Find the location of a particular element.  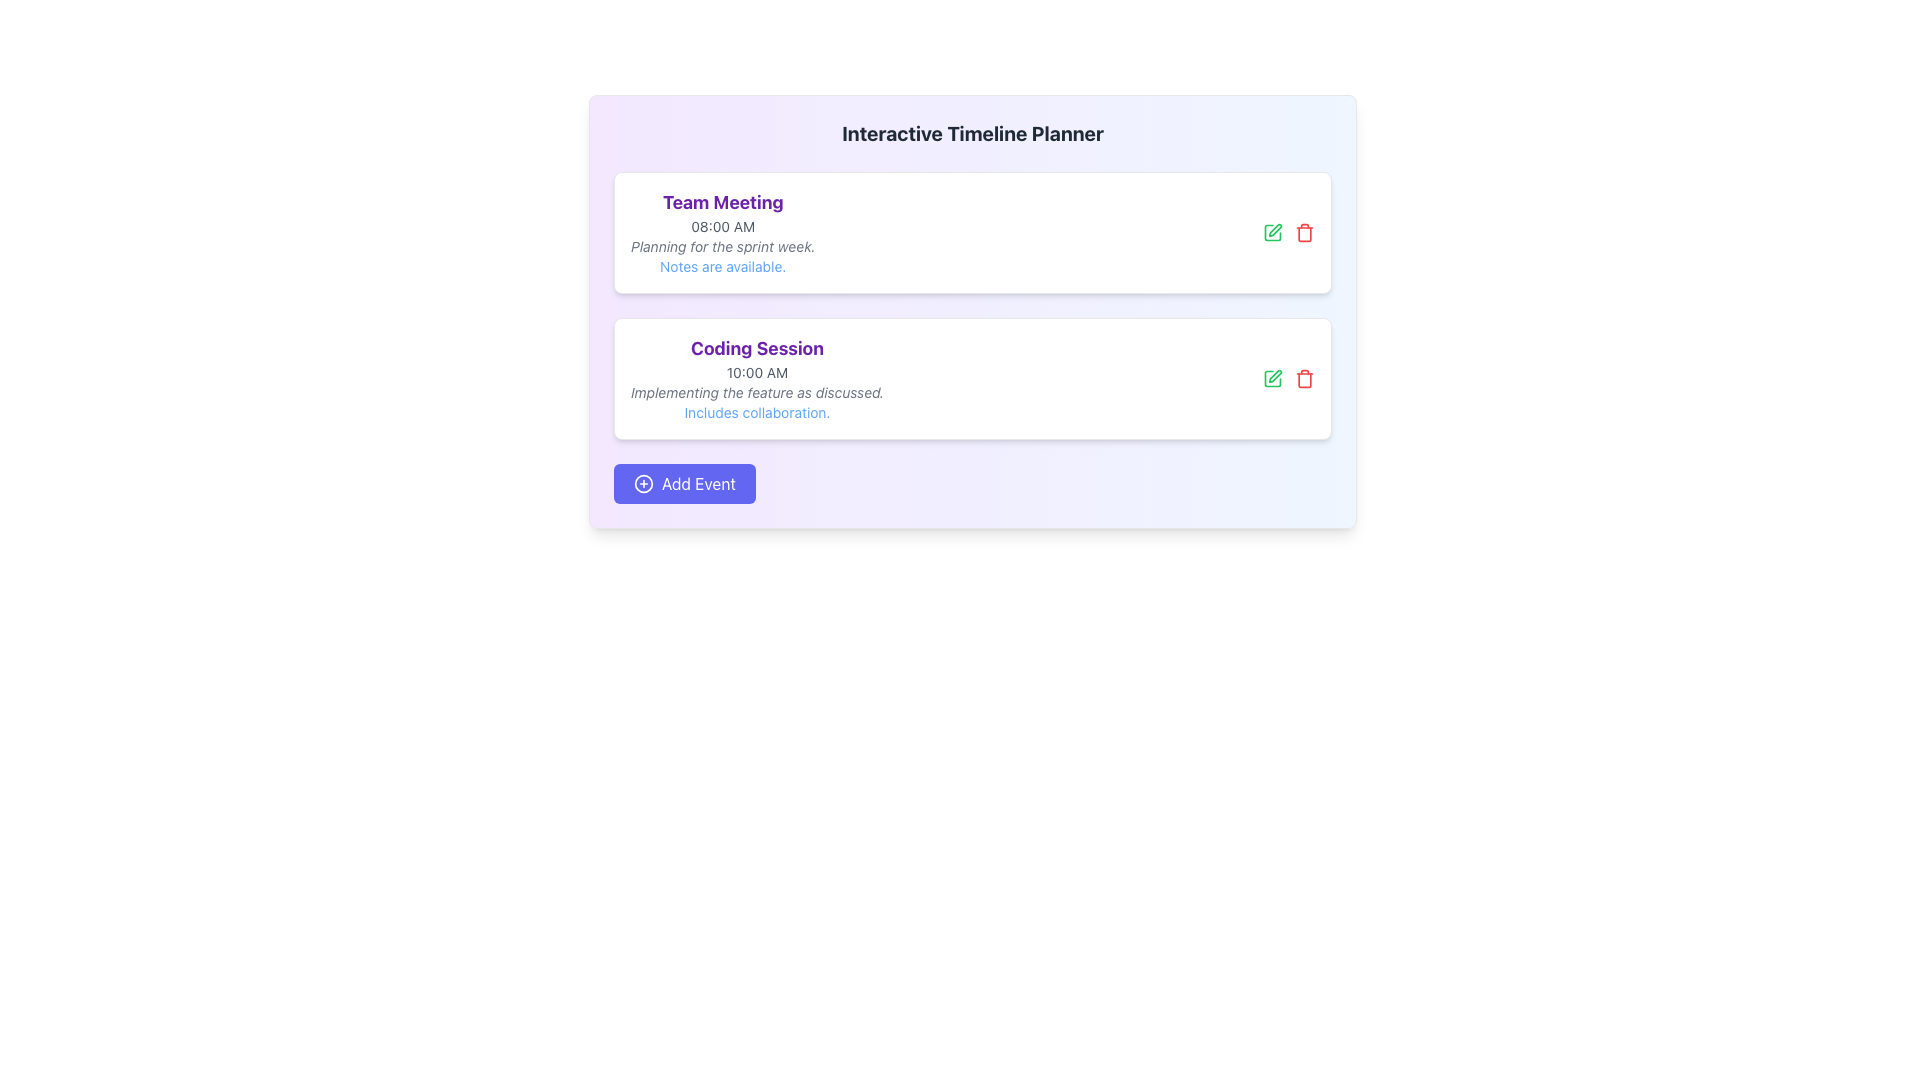

the 'edit' icon located in the second row of the timeline planner, next to the 'Coding Session' activity block, to initiate the edit action is located at coordinates (1271, 231).